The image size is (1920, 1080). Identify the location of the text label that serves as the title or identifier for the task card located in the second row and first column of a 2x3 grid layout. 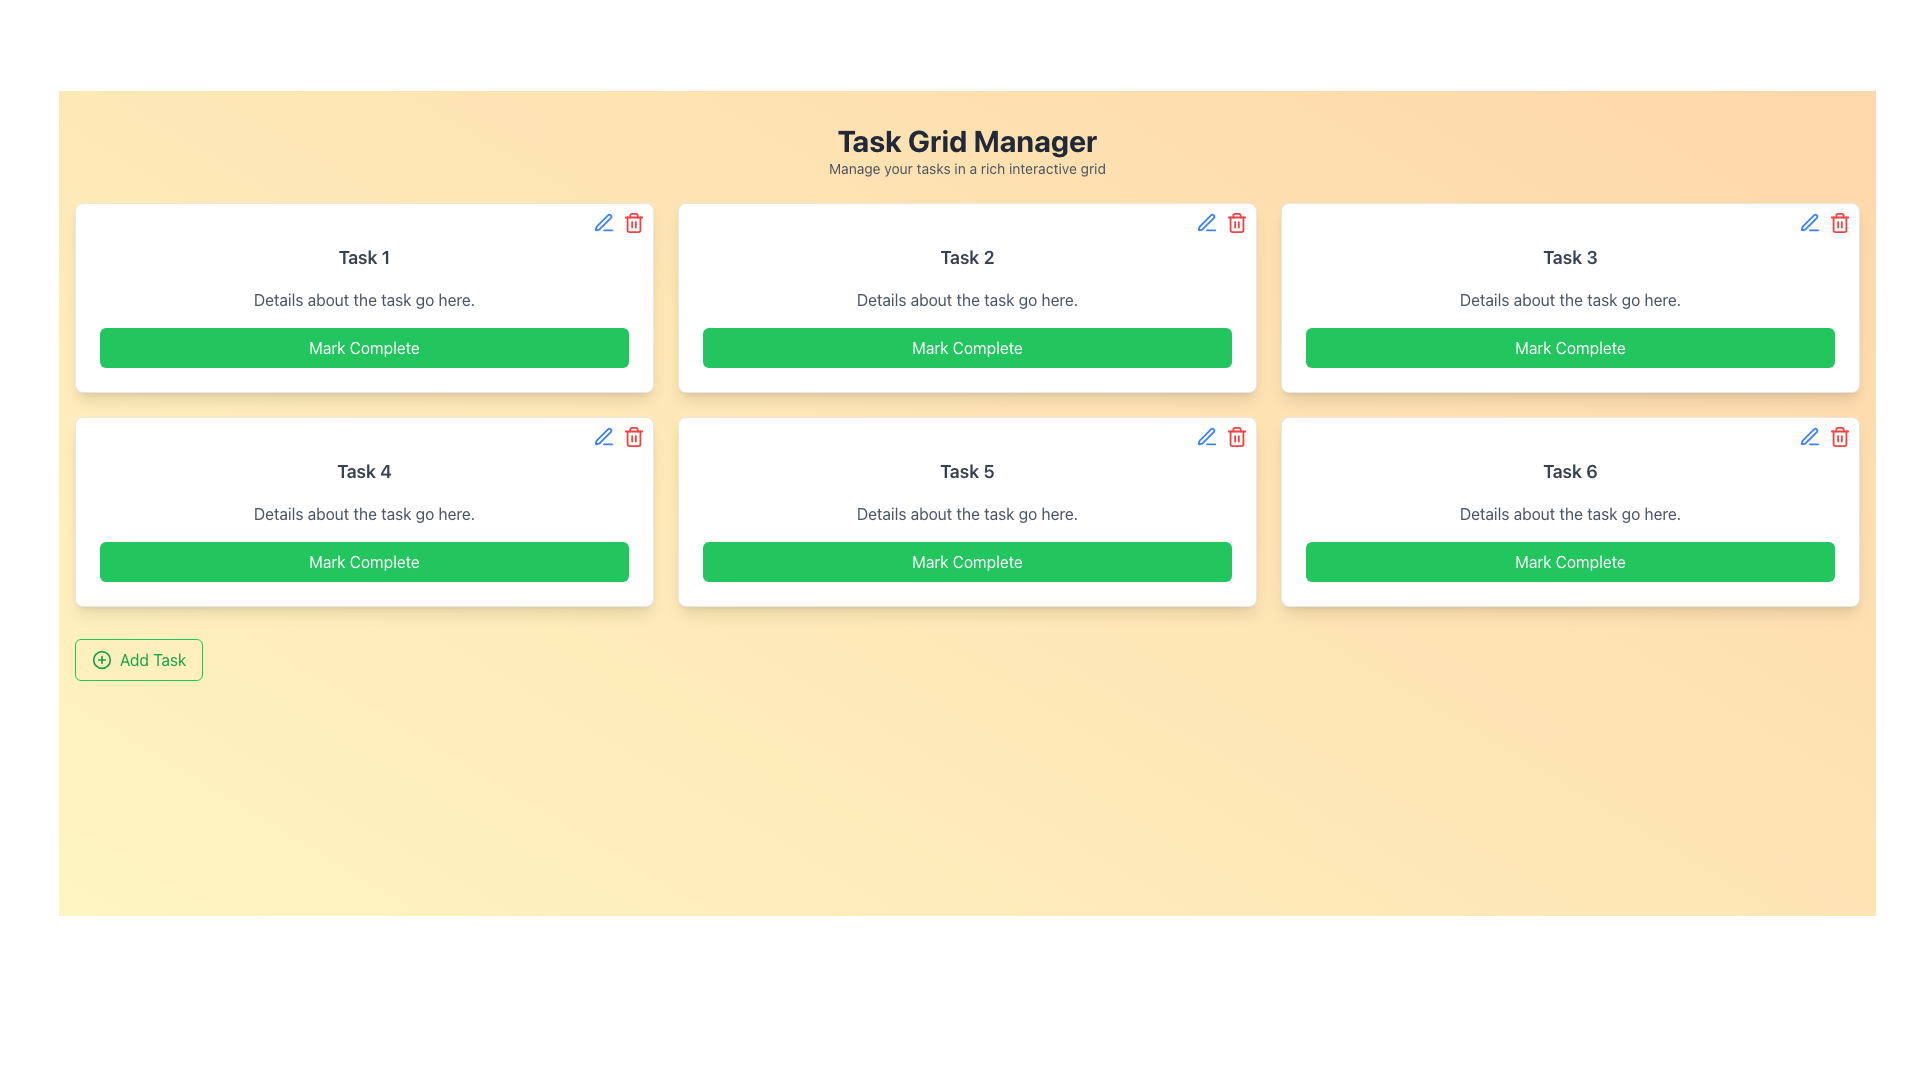
(364, 471).